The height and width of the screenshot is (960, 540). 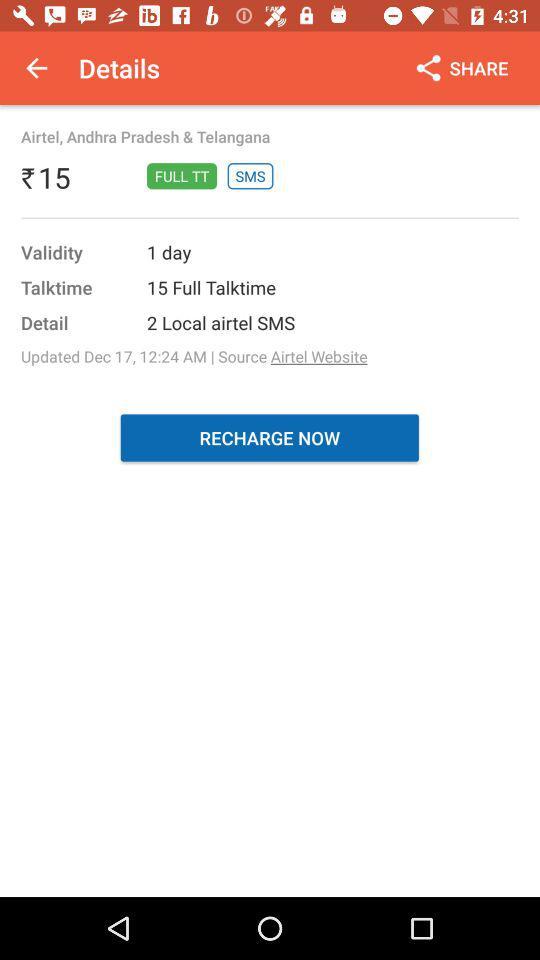 I want to click on app next to details, so click(x=36, y=68).